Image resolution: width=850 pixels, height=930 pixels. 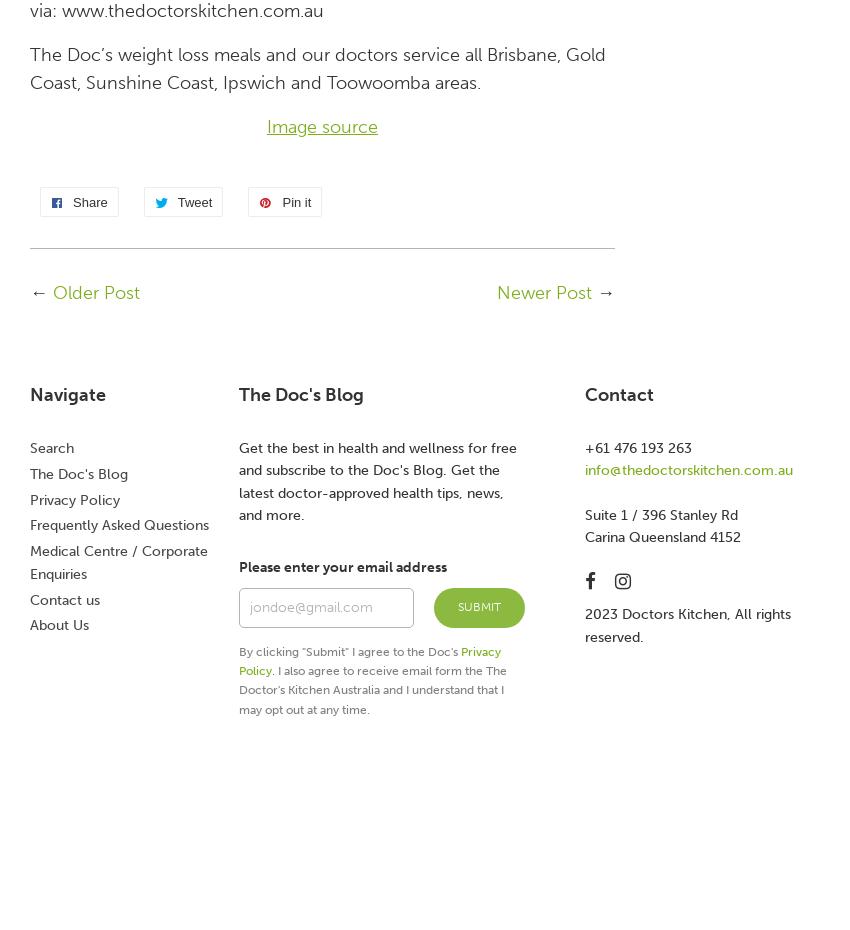 What do you see at coordinates (543, 292) in the screenshot?
I see `'Newer Post'` at bounding box center [543, 292].